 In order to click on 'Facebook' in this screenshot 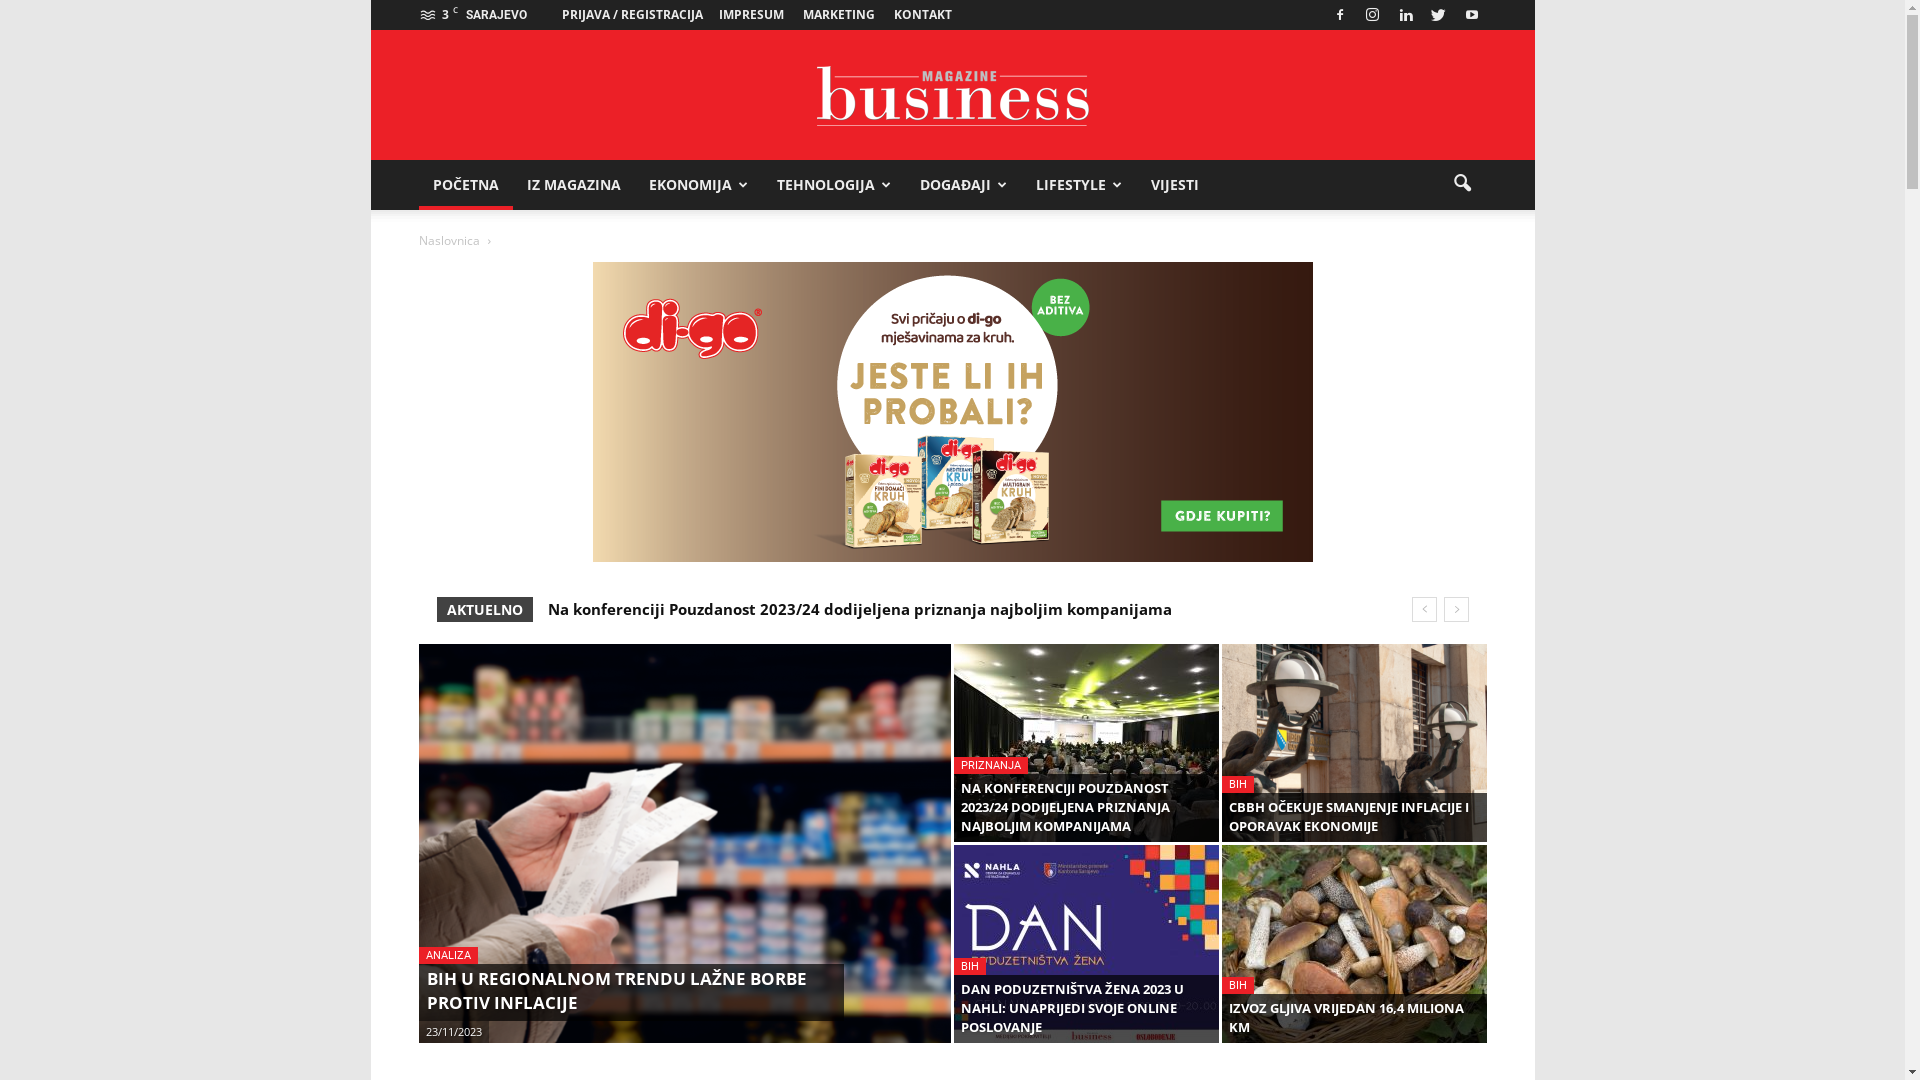, I will do `click(1324, 15)`.